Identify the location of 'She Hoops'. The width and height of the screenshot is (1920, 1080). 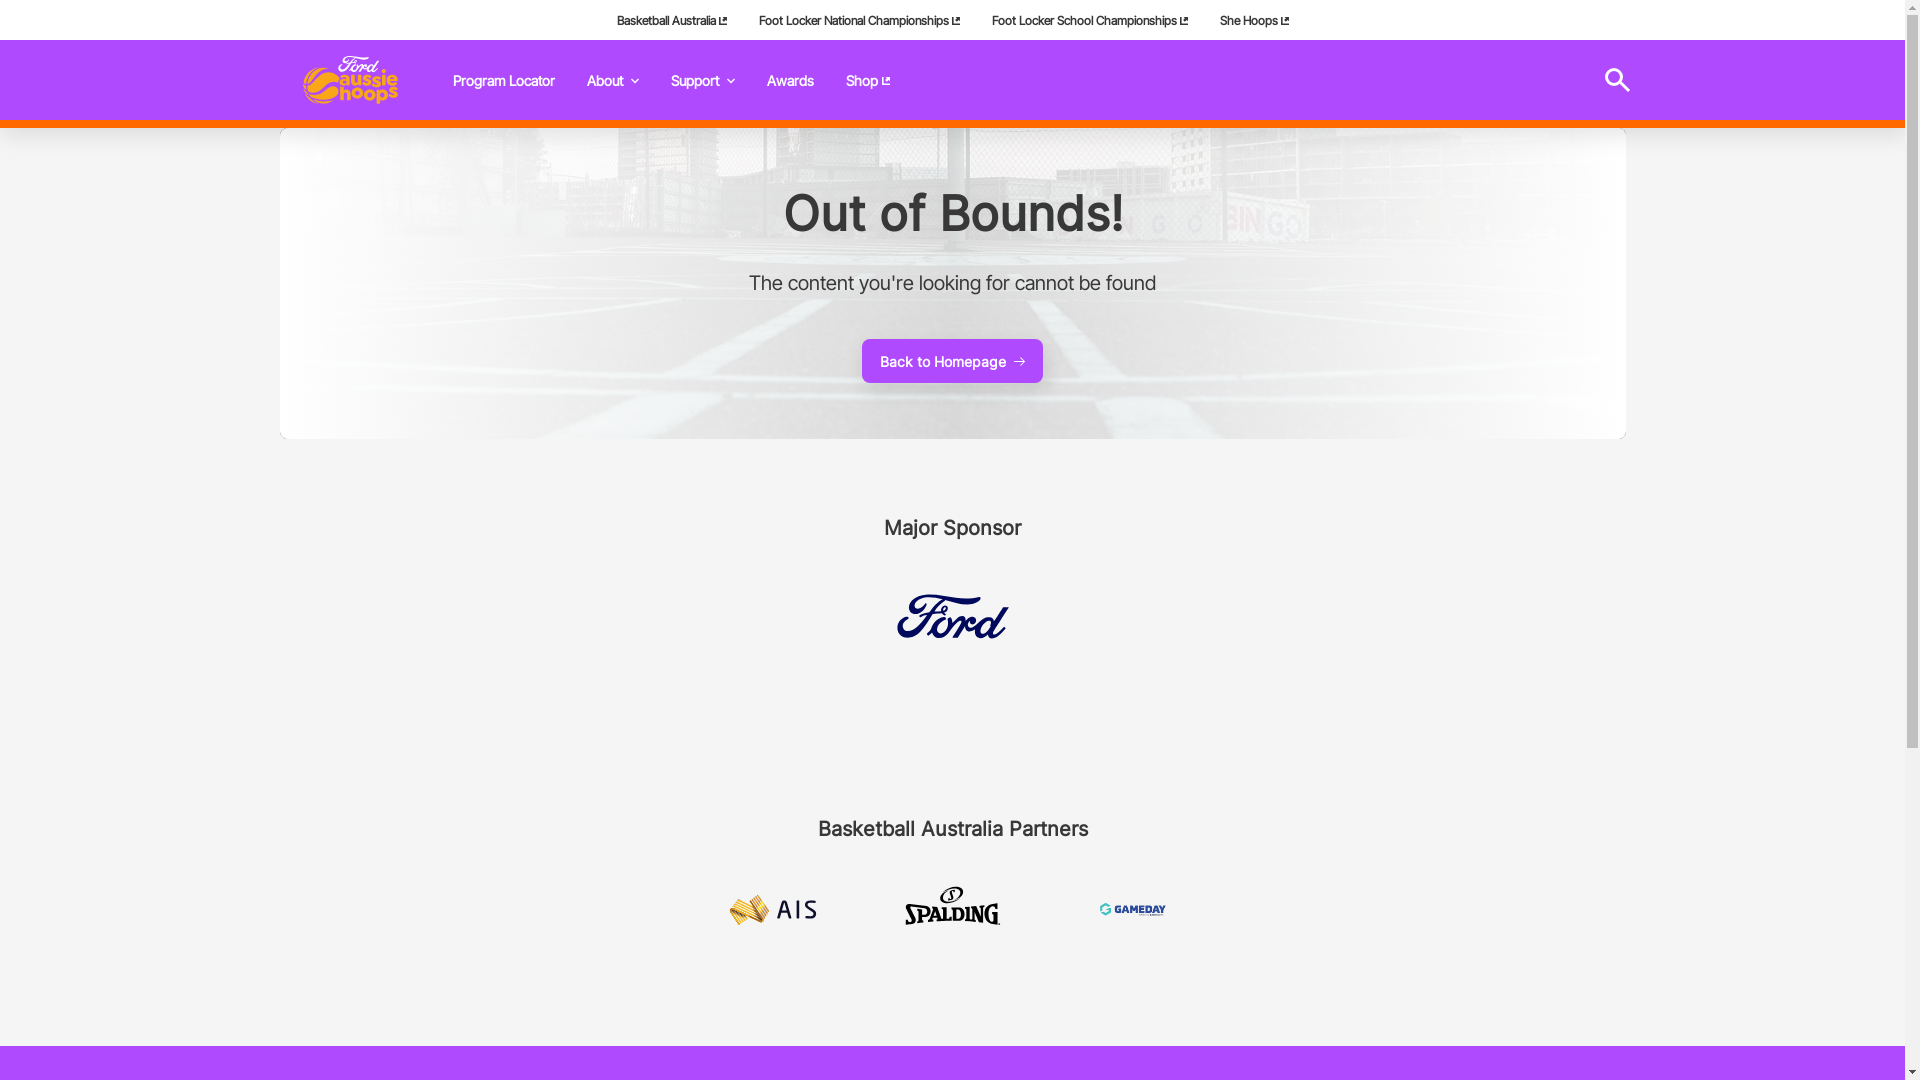
(1203, 19).